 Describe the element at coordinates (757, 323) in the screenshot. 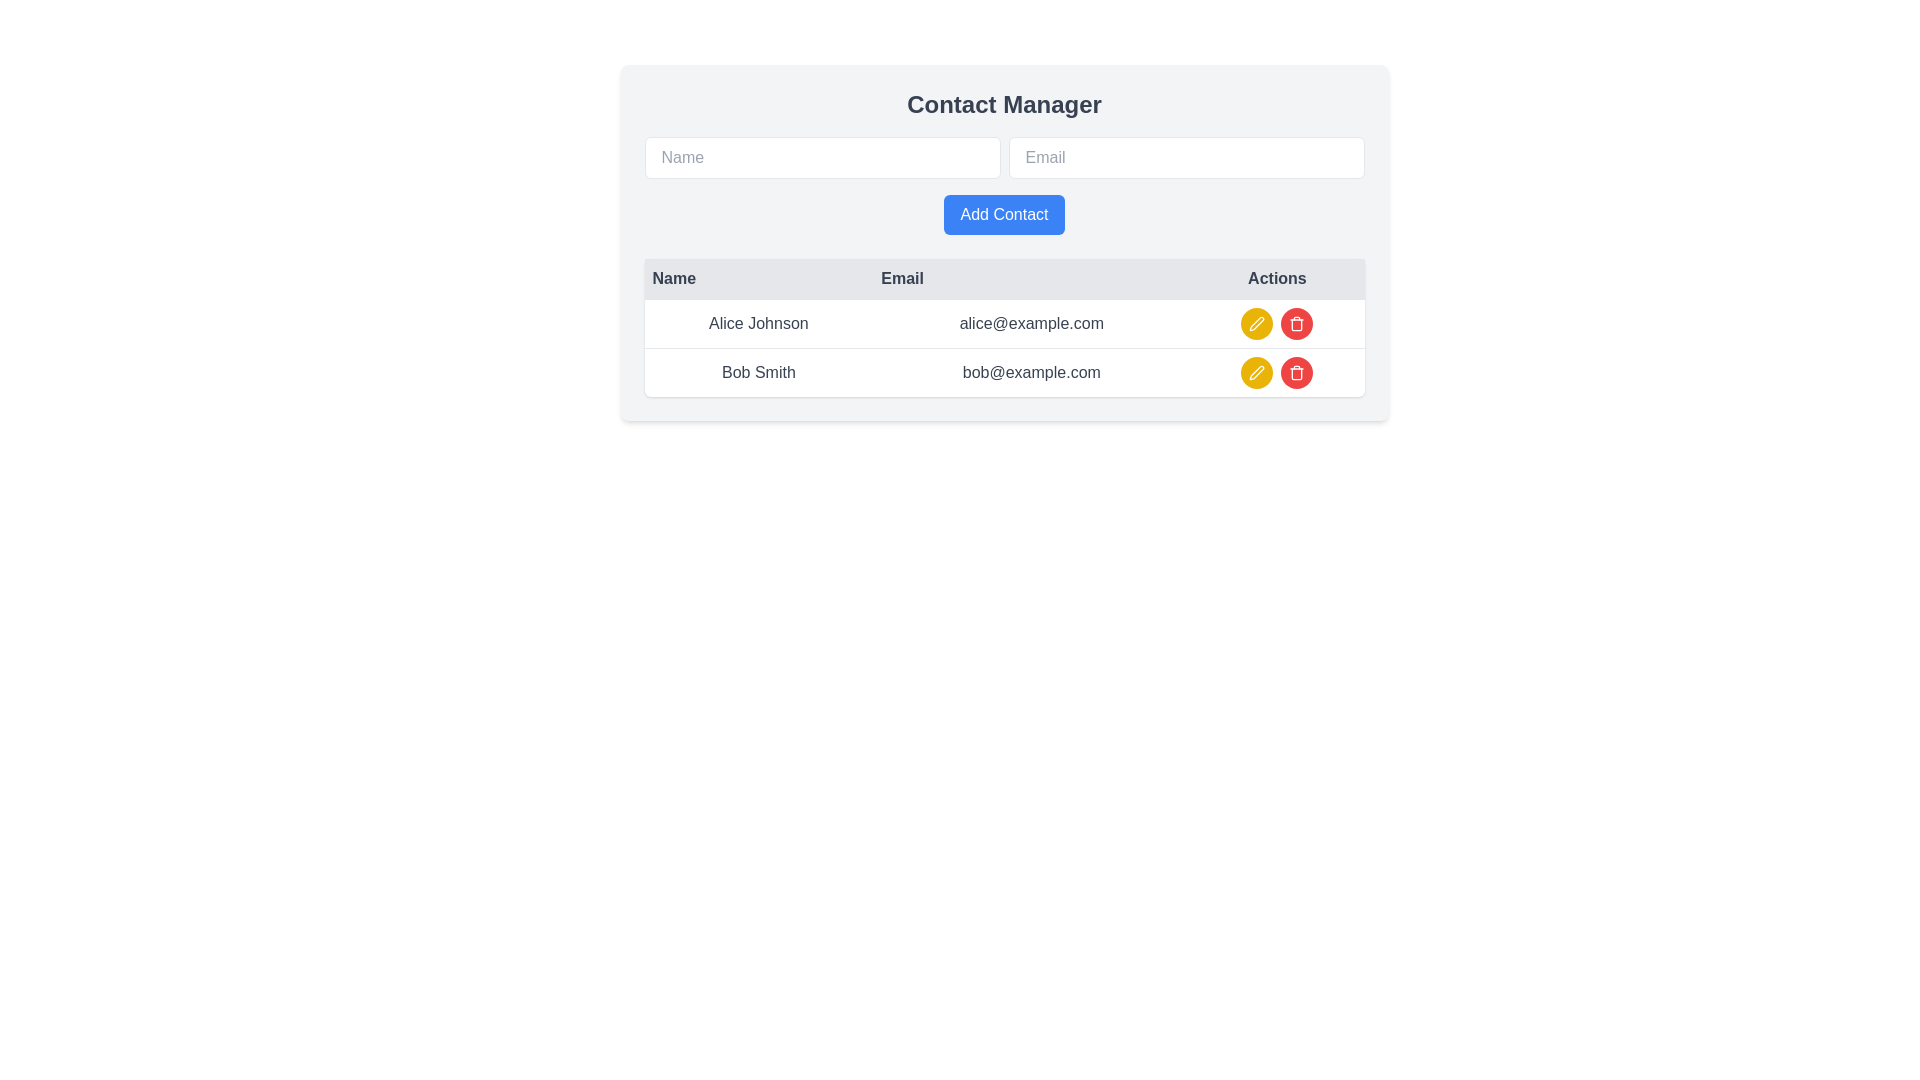

I see `the text label displaying the contact name 'Alice Johnson' in the data table, located in the first row under the 'Name' column` at that location.